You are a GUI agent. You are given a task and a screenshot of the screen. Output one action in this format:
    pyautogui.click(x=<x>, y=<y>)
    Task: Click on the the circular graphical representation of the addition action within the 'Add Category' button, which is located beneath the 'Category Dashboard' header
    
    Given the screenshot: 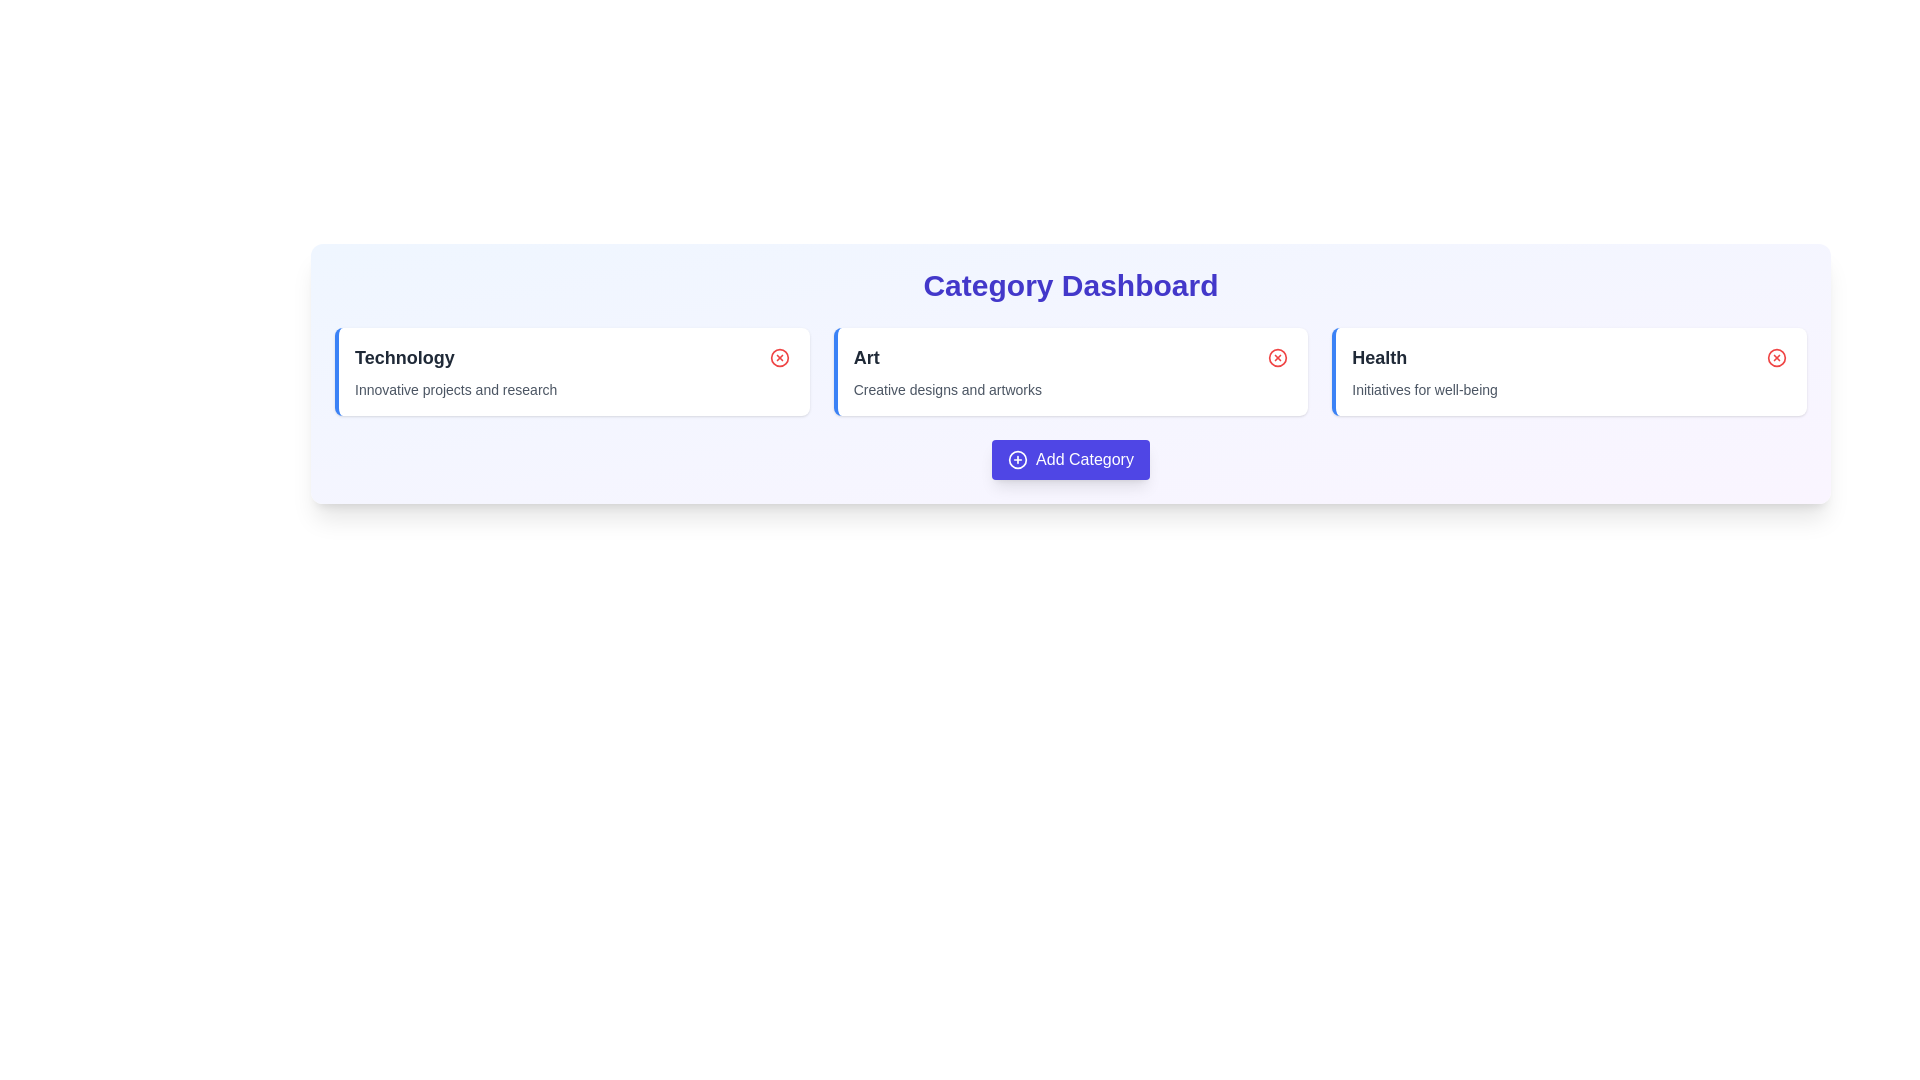 What is the action you would take?
    pyautogui.click(x=1017, y=459)
    